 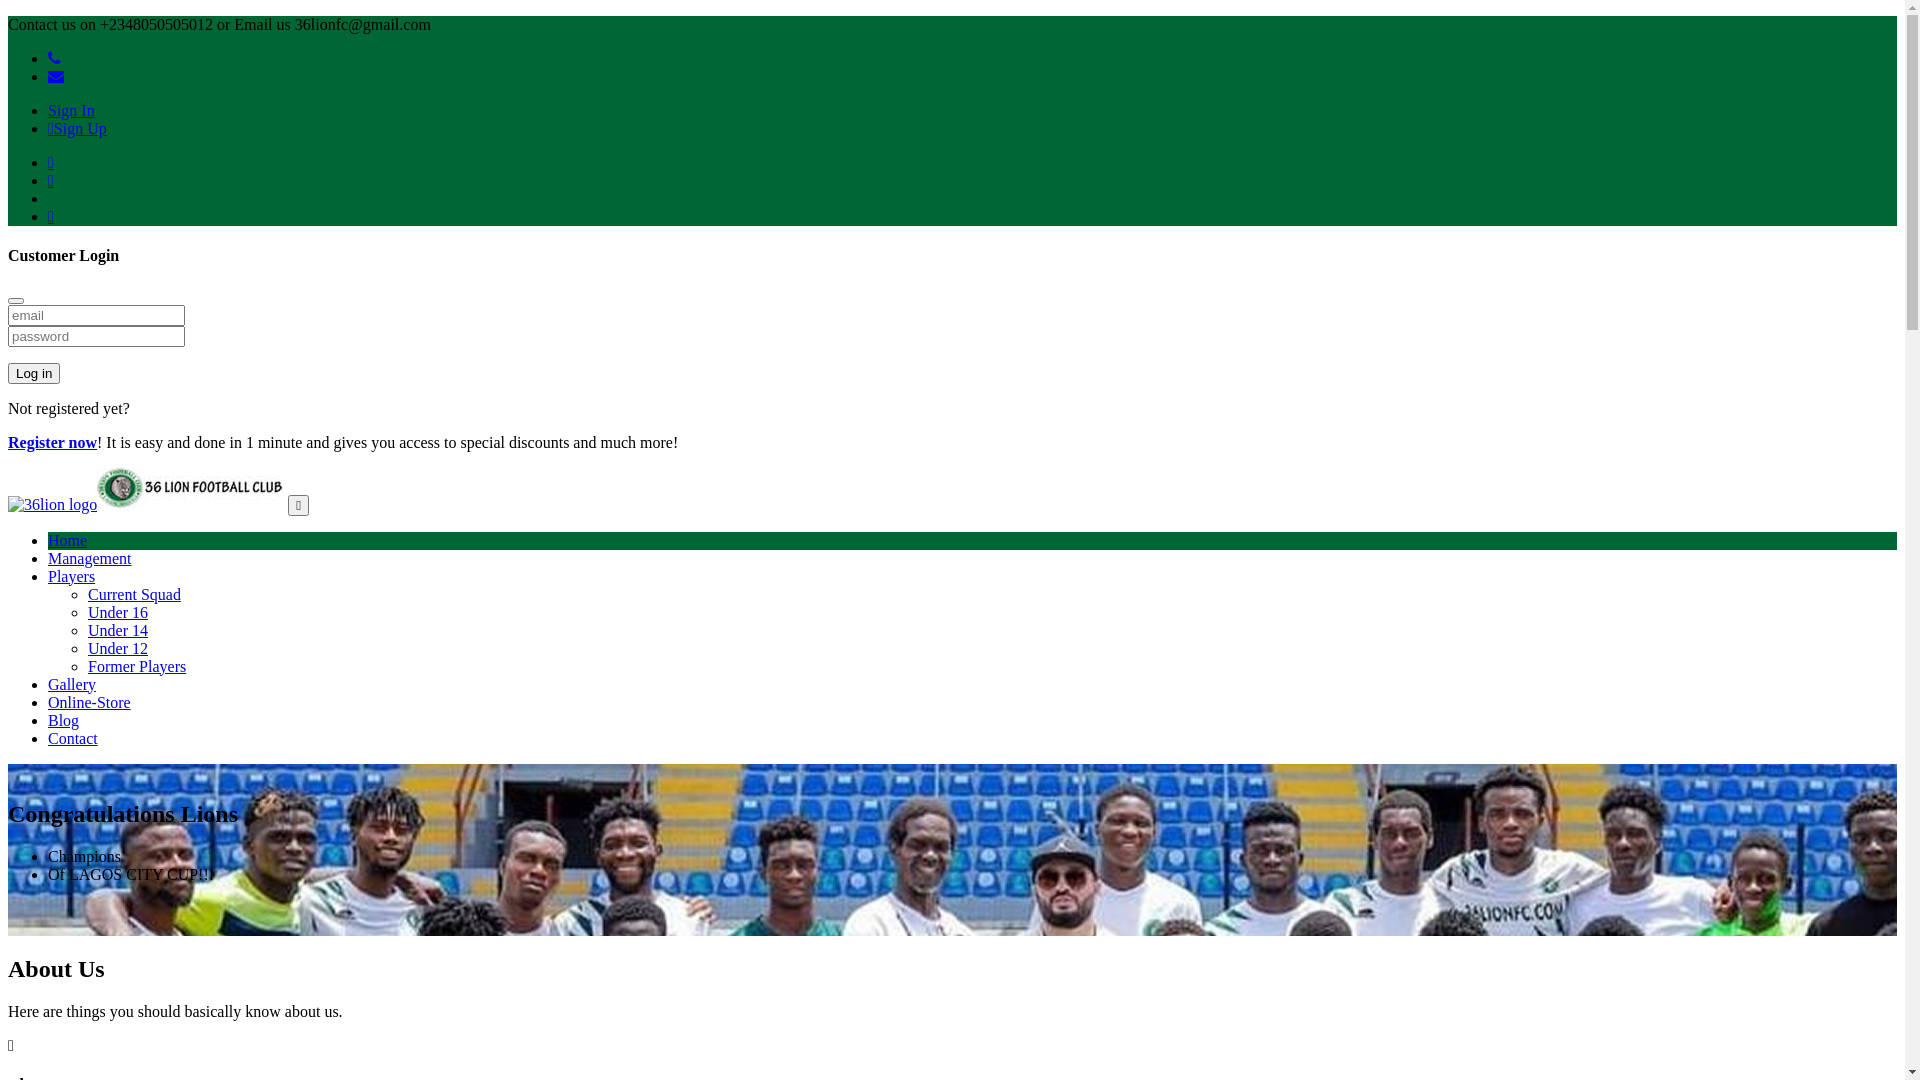 I want to click on 'Toggle navigation', so click(x=297, y=504).